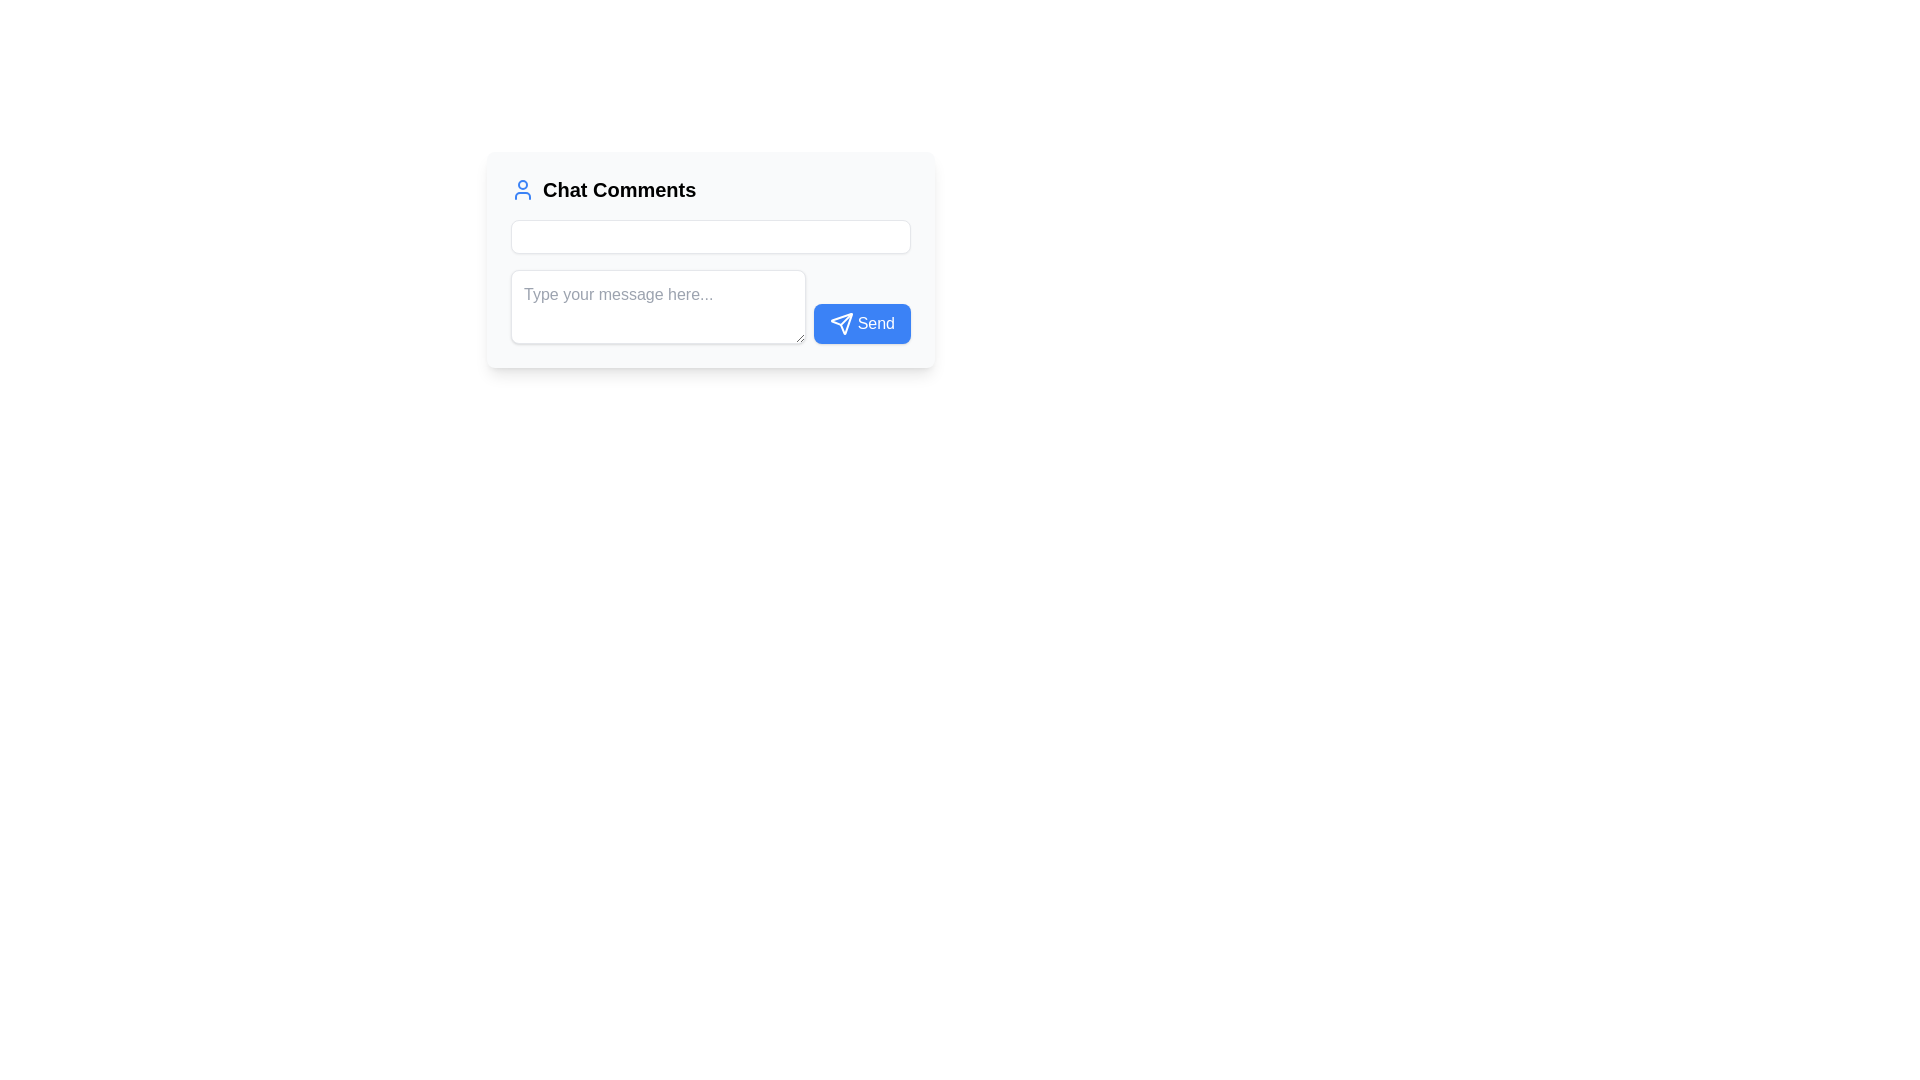 This screenshot has width=1920, height=1080. What do you see at coordinates (841, 323) in the screenshot?
I see `the paper airplane icon on the left side of the blue 'Send' button, which is centered vertically and aligned to the left of the text label` at bounding box center [841, 323].